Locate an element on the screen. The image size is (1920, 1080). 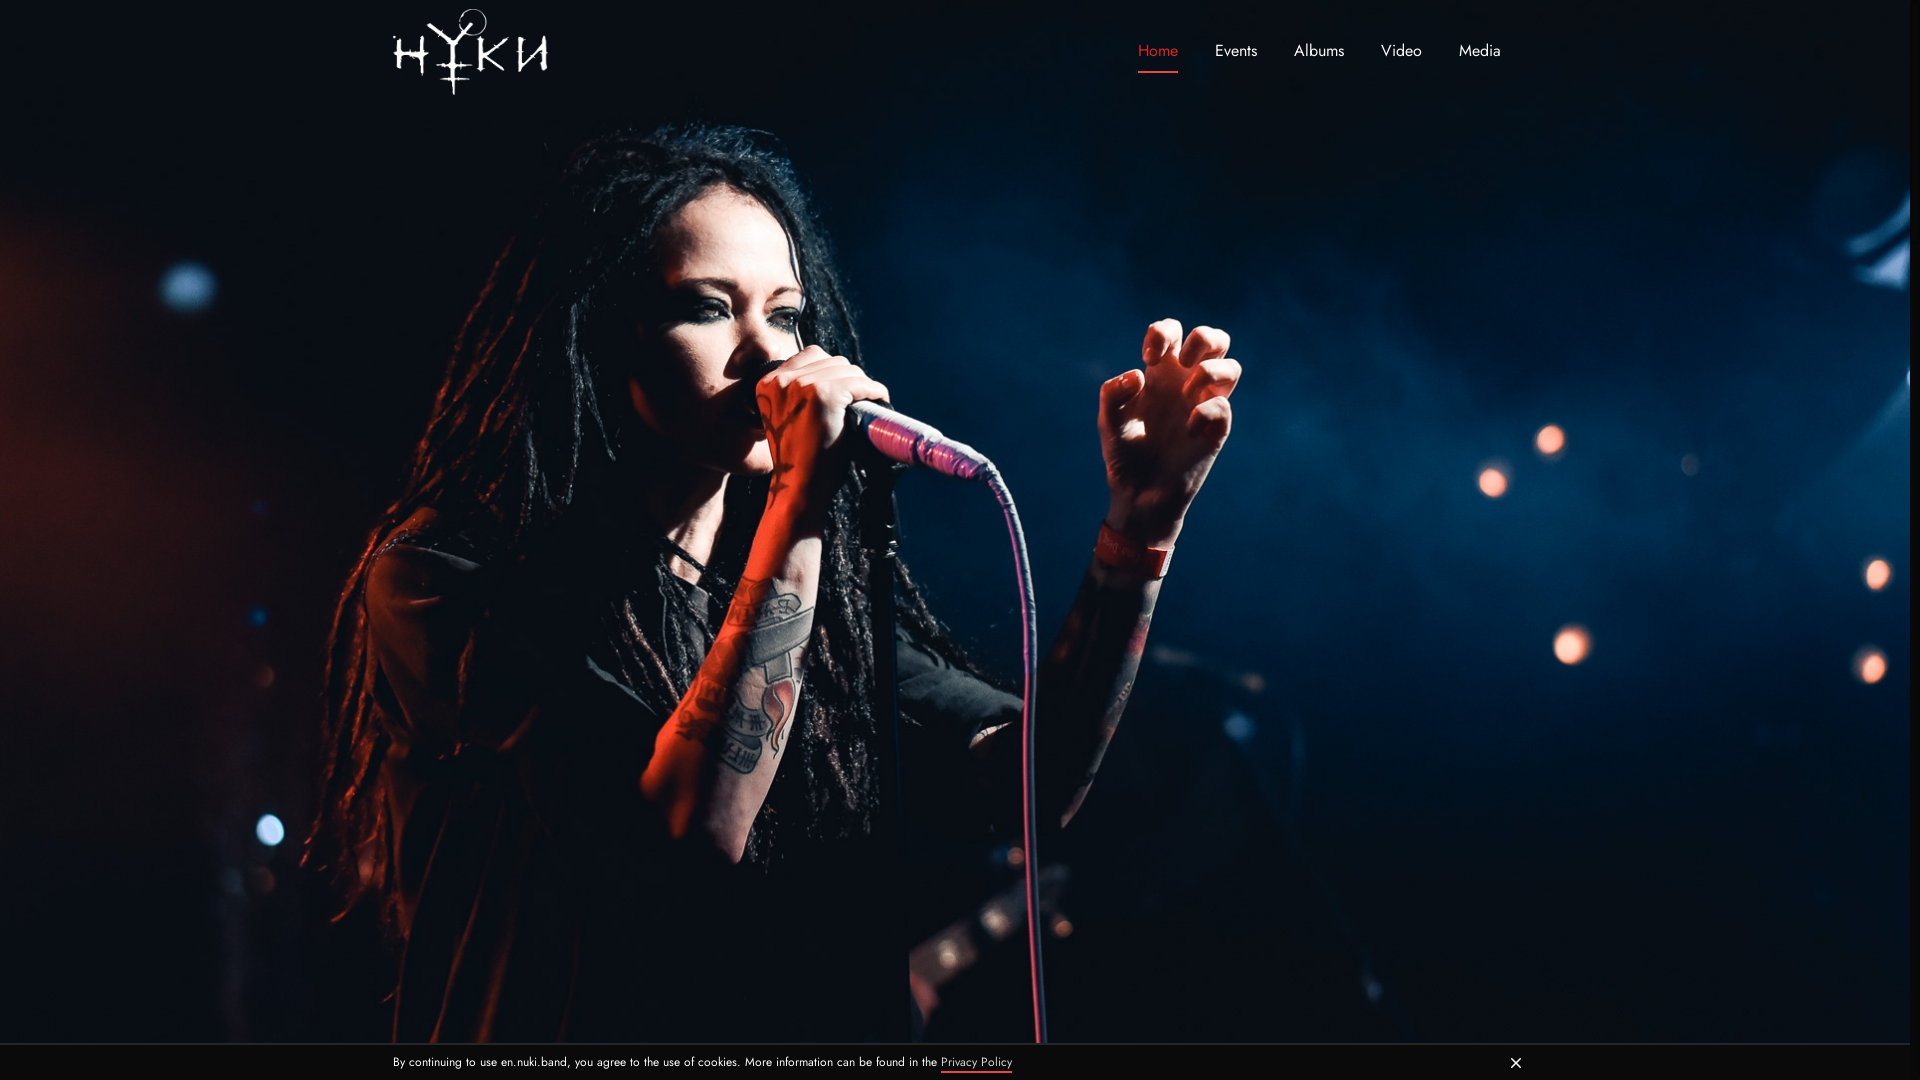
'Privacy Policy' is located at coordinates (939, 1062).